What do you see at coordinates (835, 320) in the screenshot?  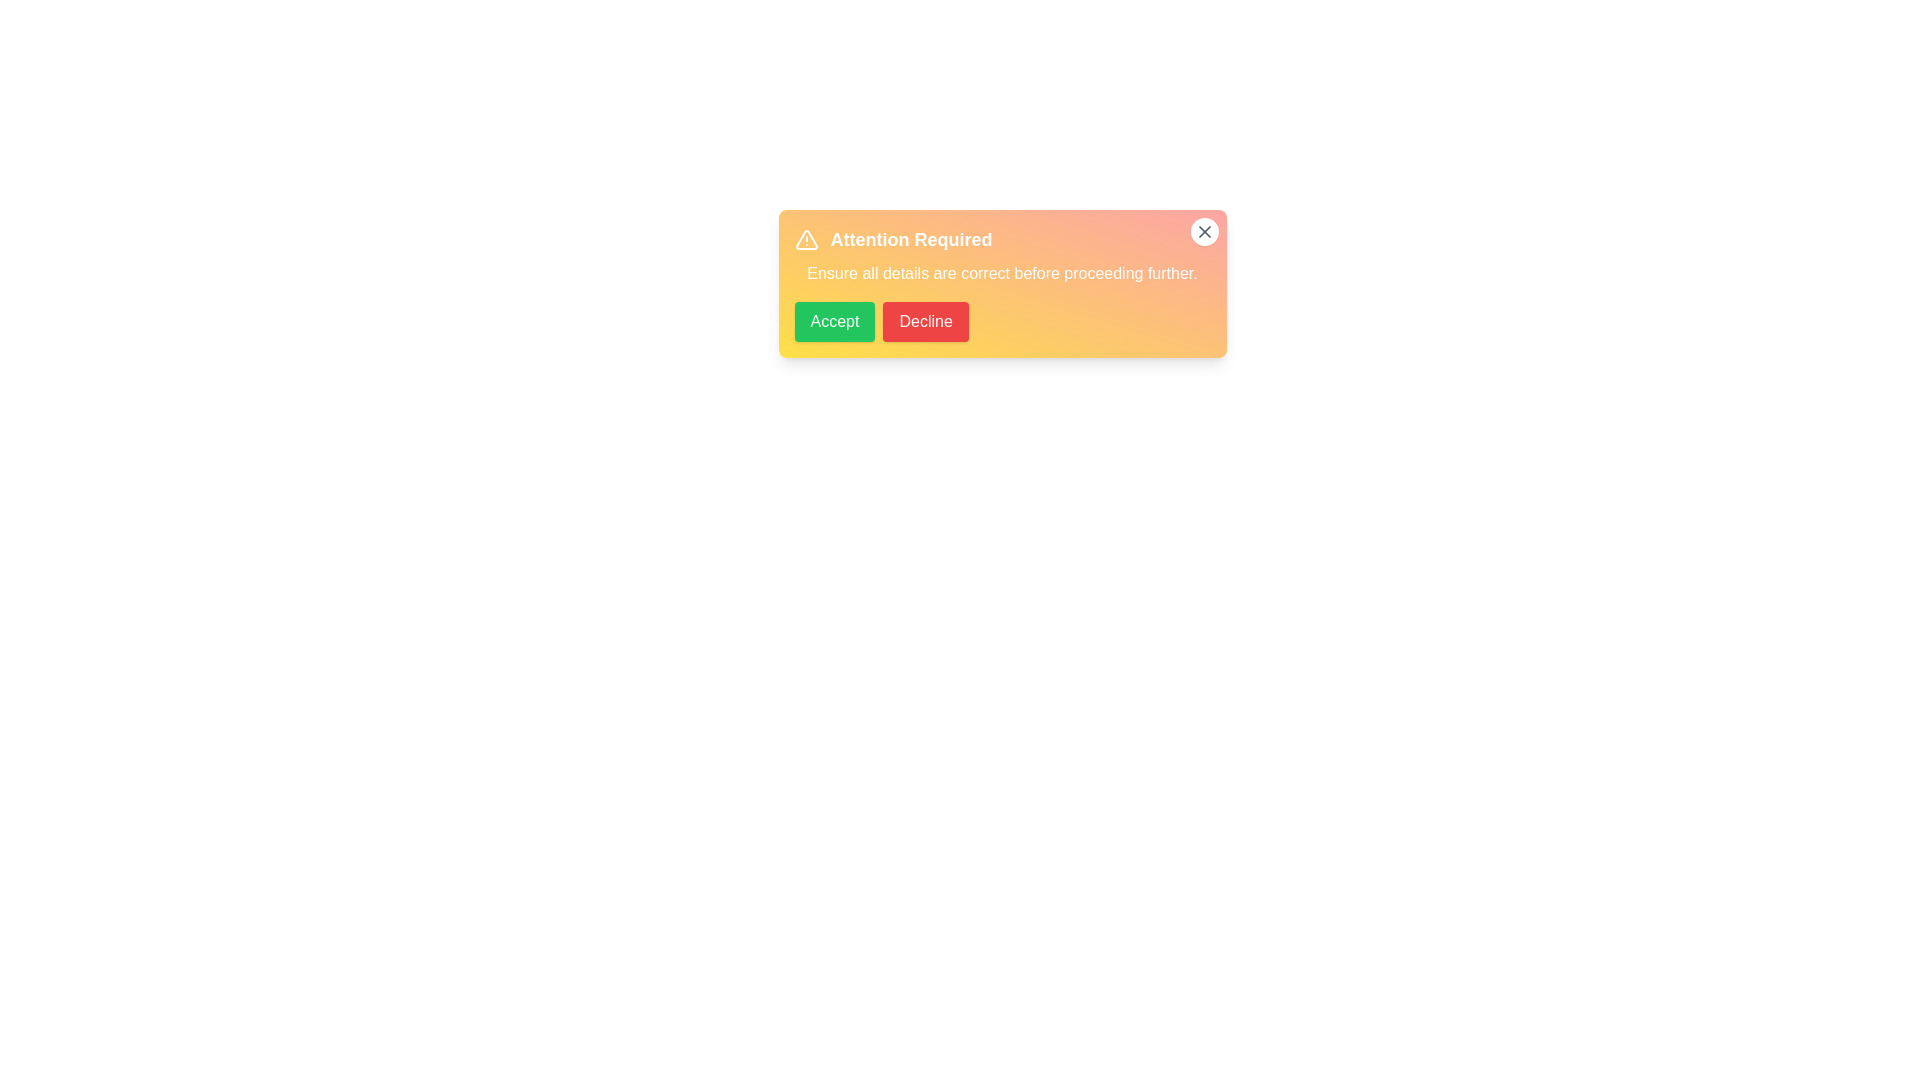 I see `the 'Accept' button to confirm the notification message` at bounding box center [835, 320].